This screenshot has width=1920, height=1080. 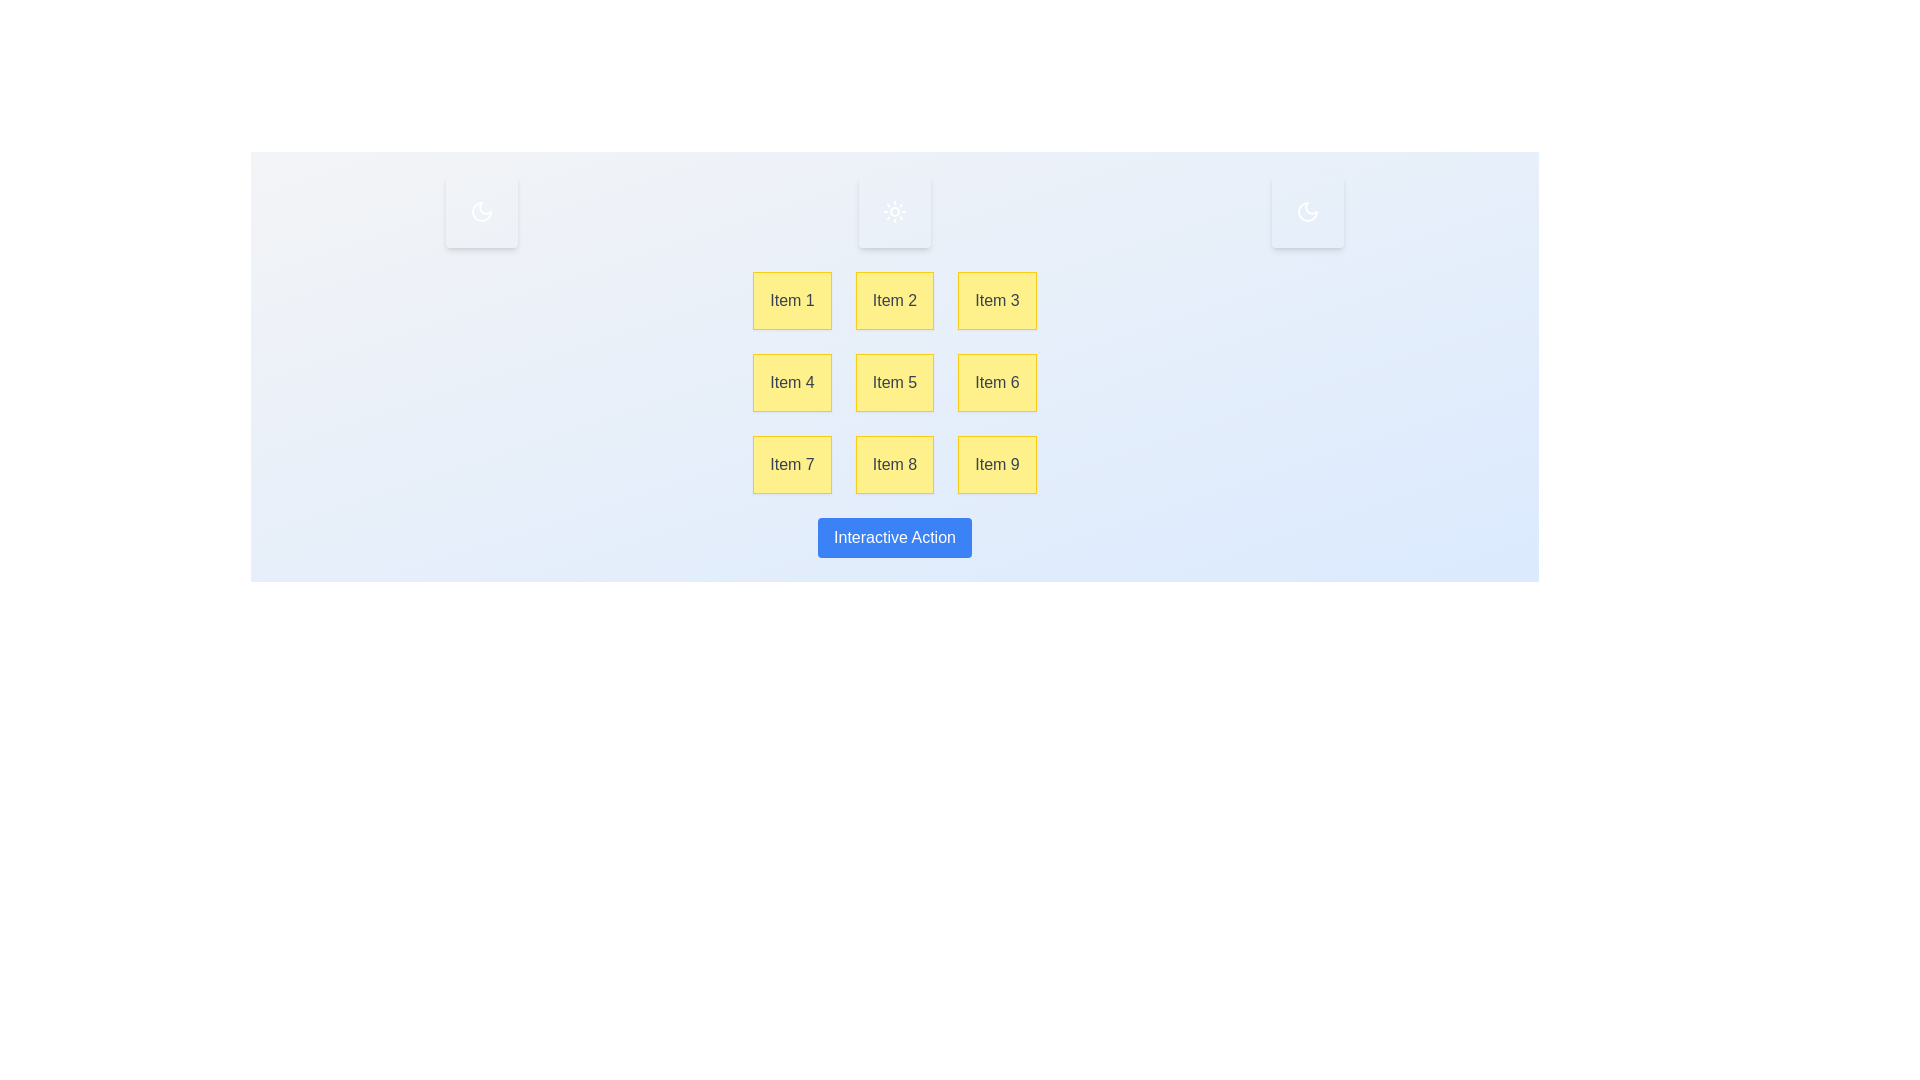 What do you see at coordinates (791, 300) in the screenshot?
I see `the static text label 'Item 1' located in the top-left corner of a 3x3 grid layout, which is the first element in the first column and first row` at bounding box center [791, 300].